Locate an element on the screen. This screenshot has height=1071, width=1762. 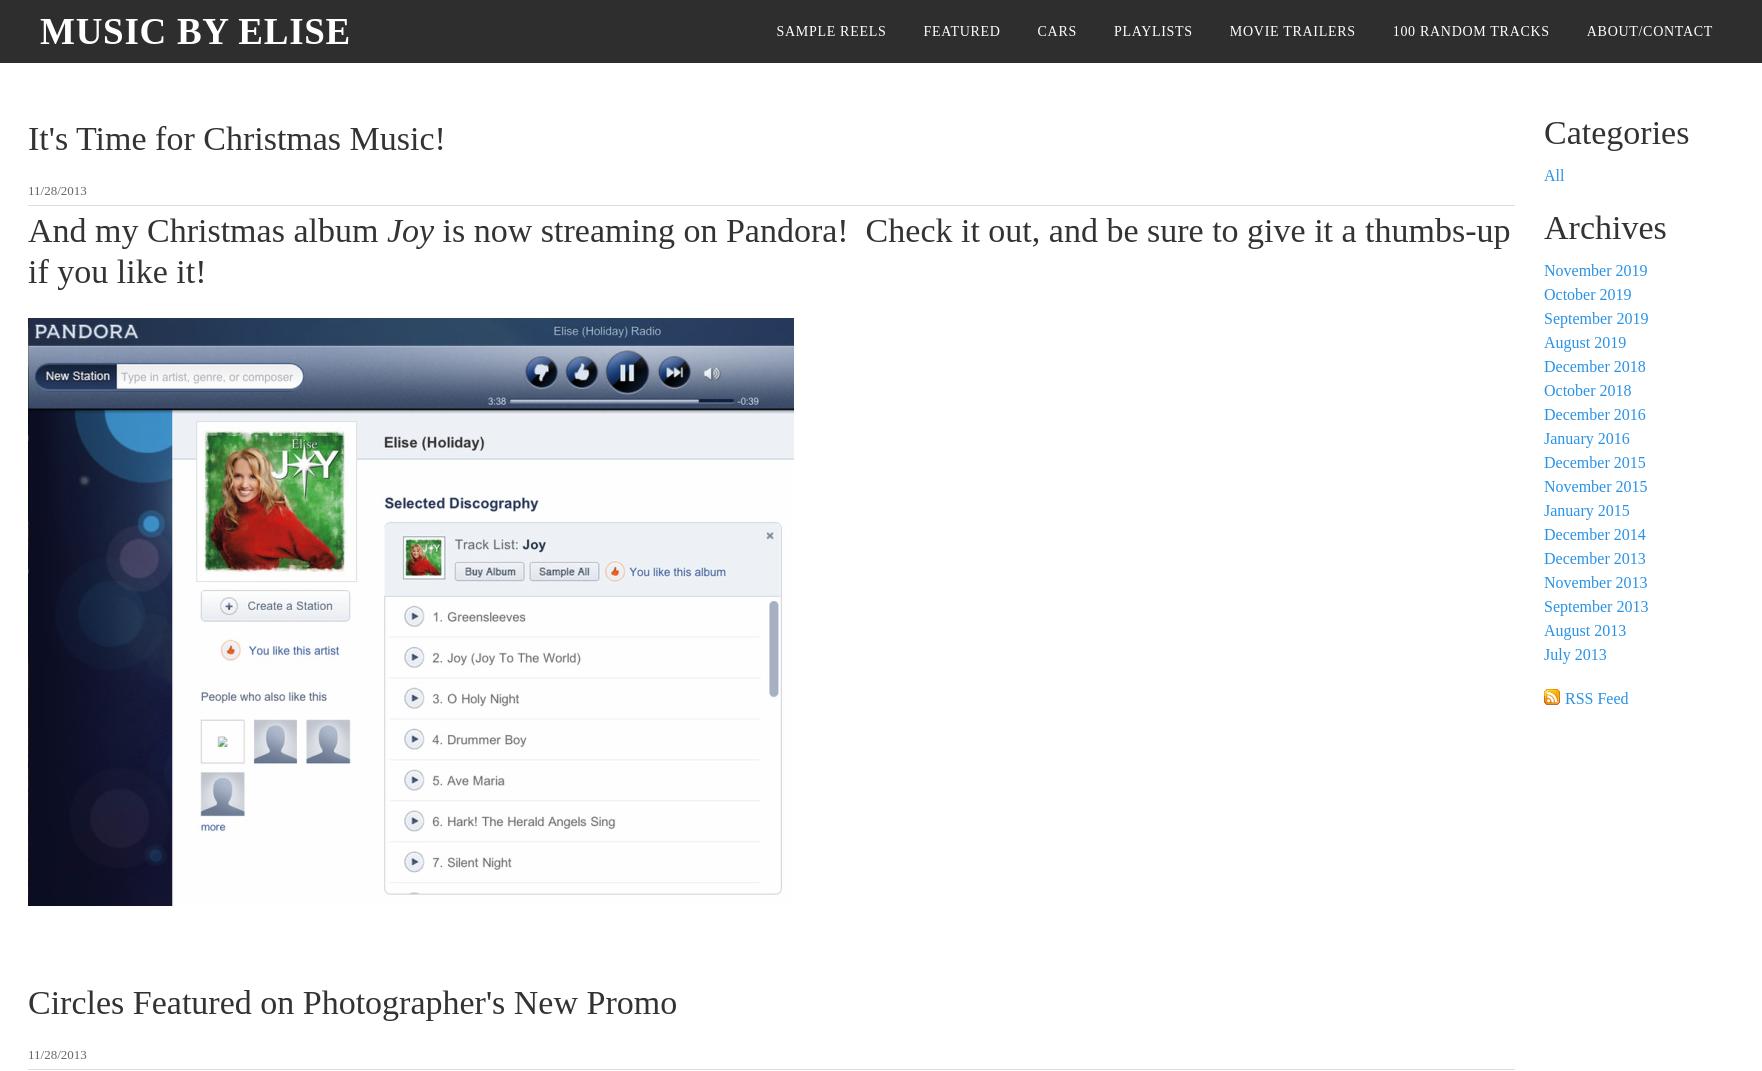
'October 2018' is located at coordinates (1543, 389).